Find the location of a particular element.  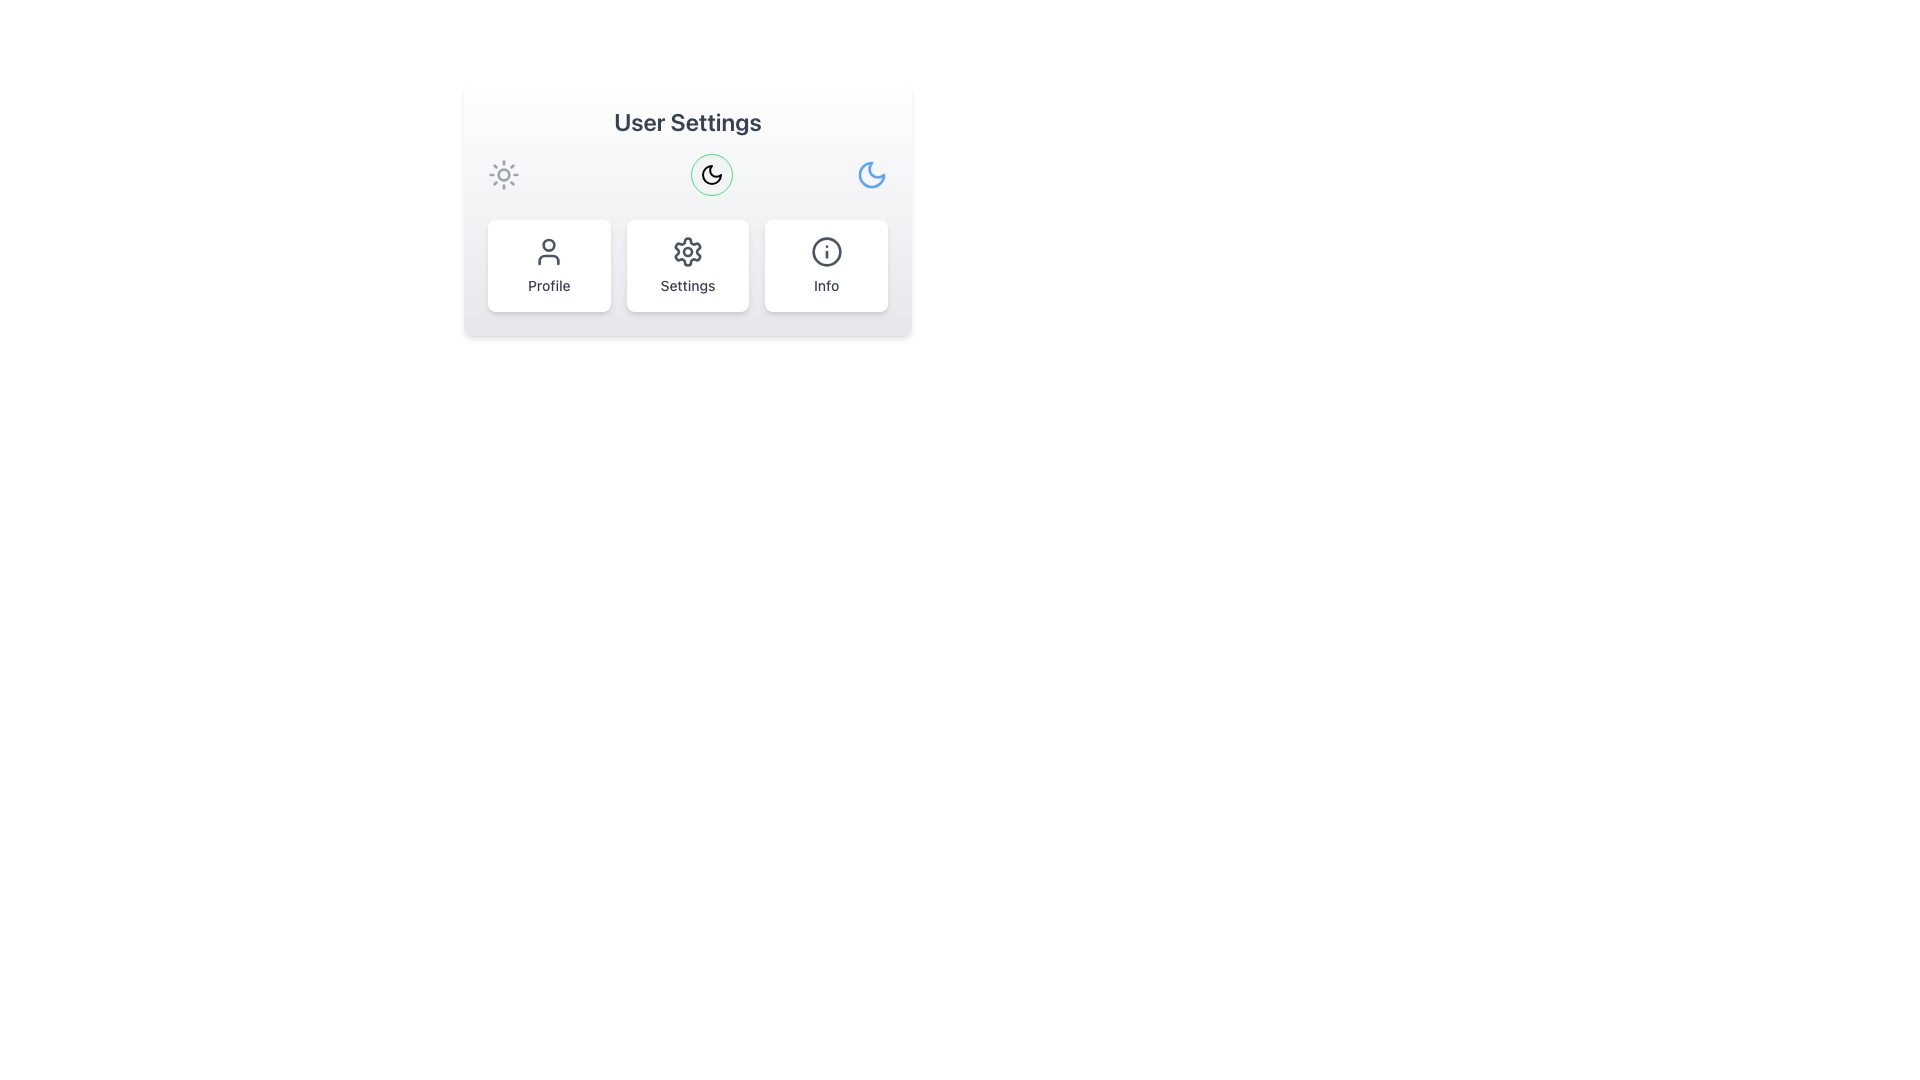

the Interactive card button labeled 'Profile' which has a user silhouette icon and is the leftmost card in a row of three cards is located at coordinates (549, 265).